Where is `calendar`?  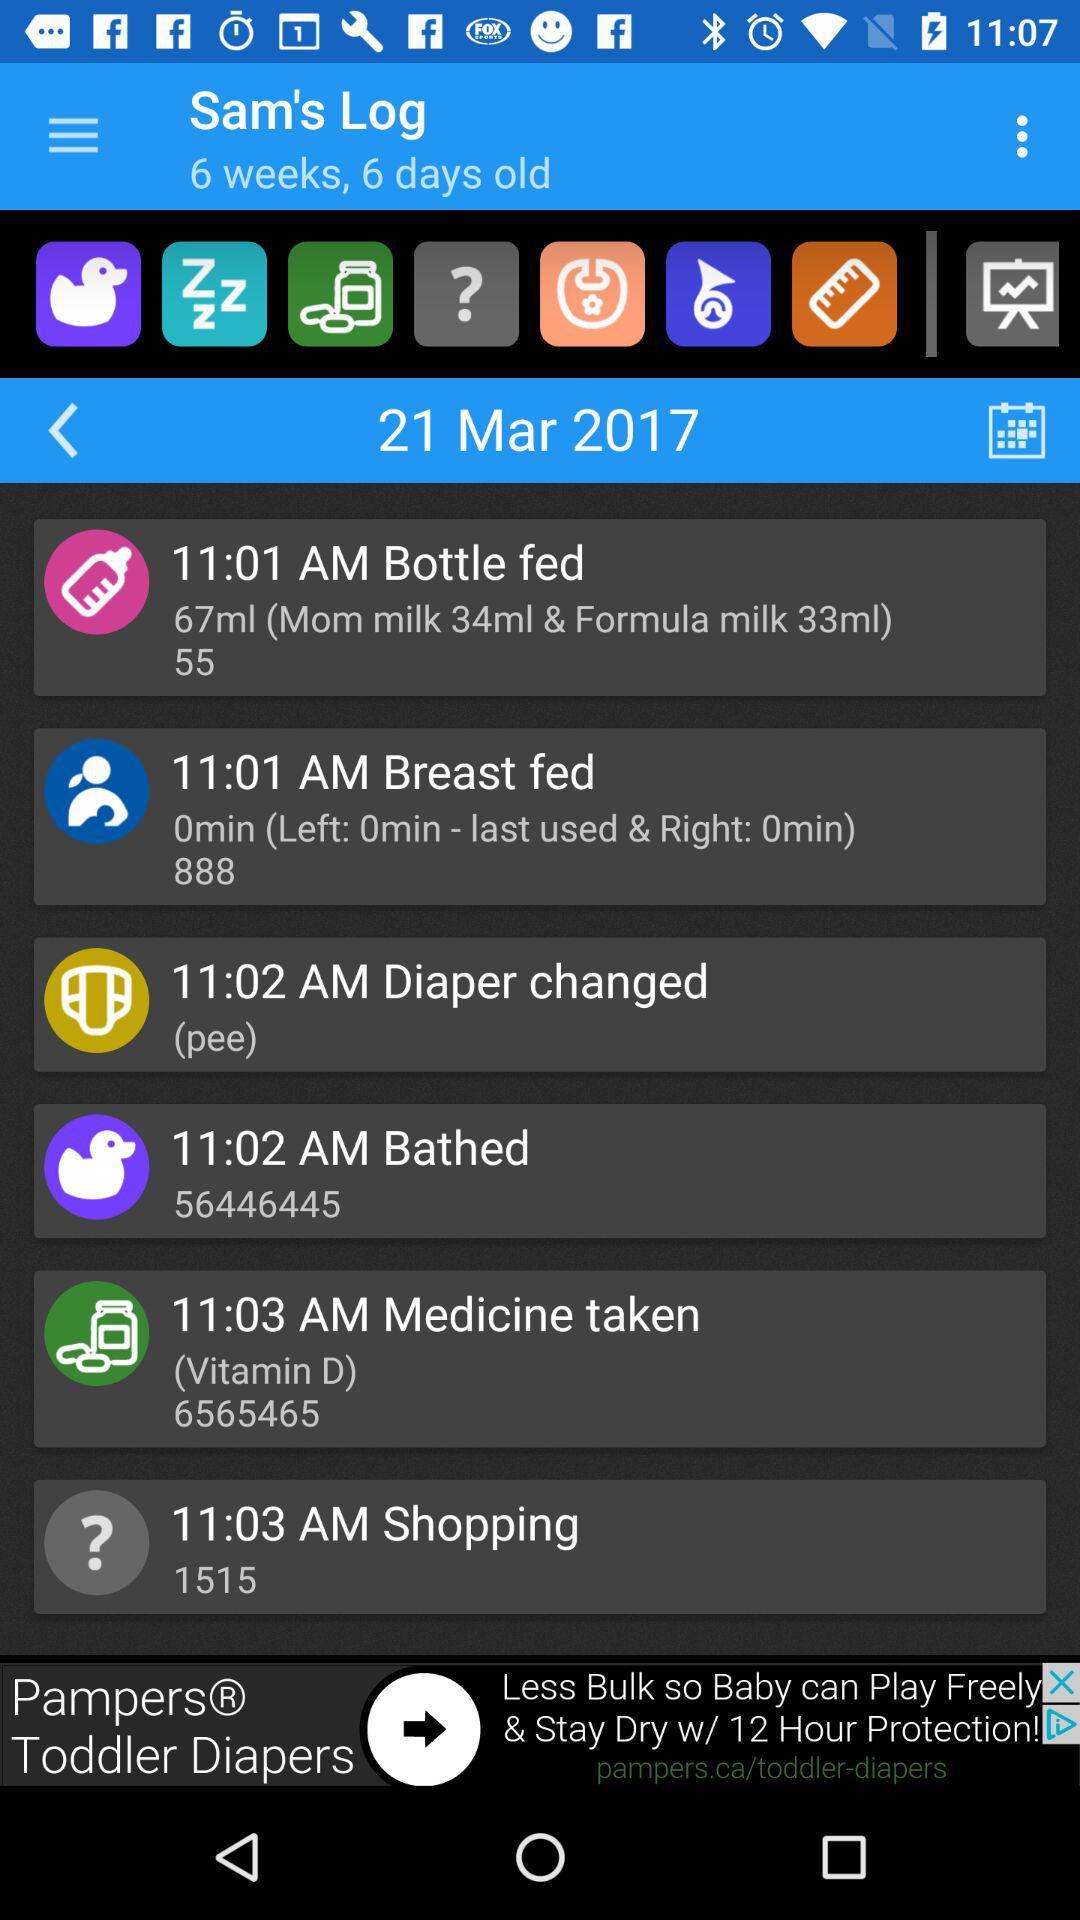 calendar is located at coordinates (1017, 429).